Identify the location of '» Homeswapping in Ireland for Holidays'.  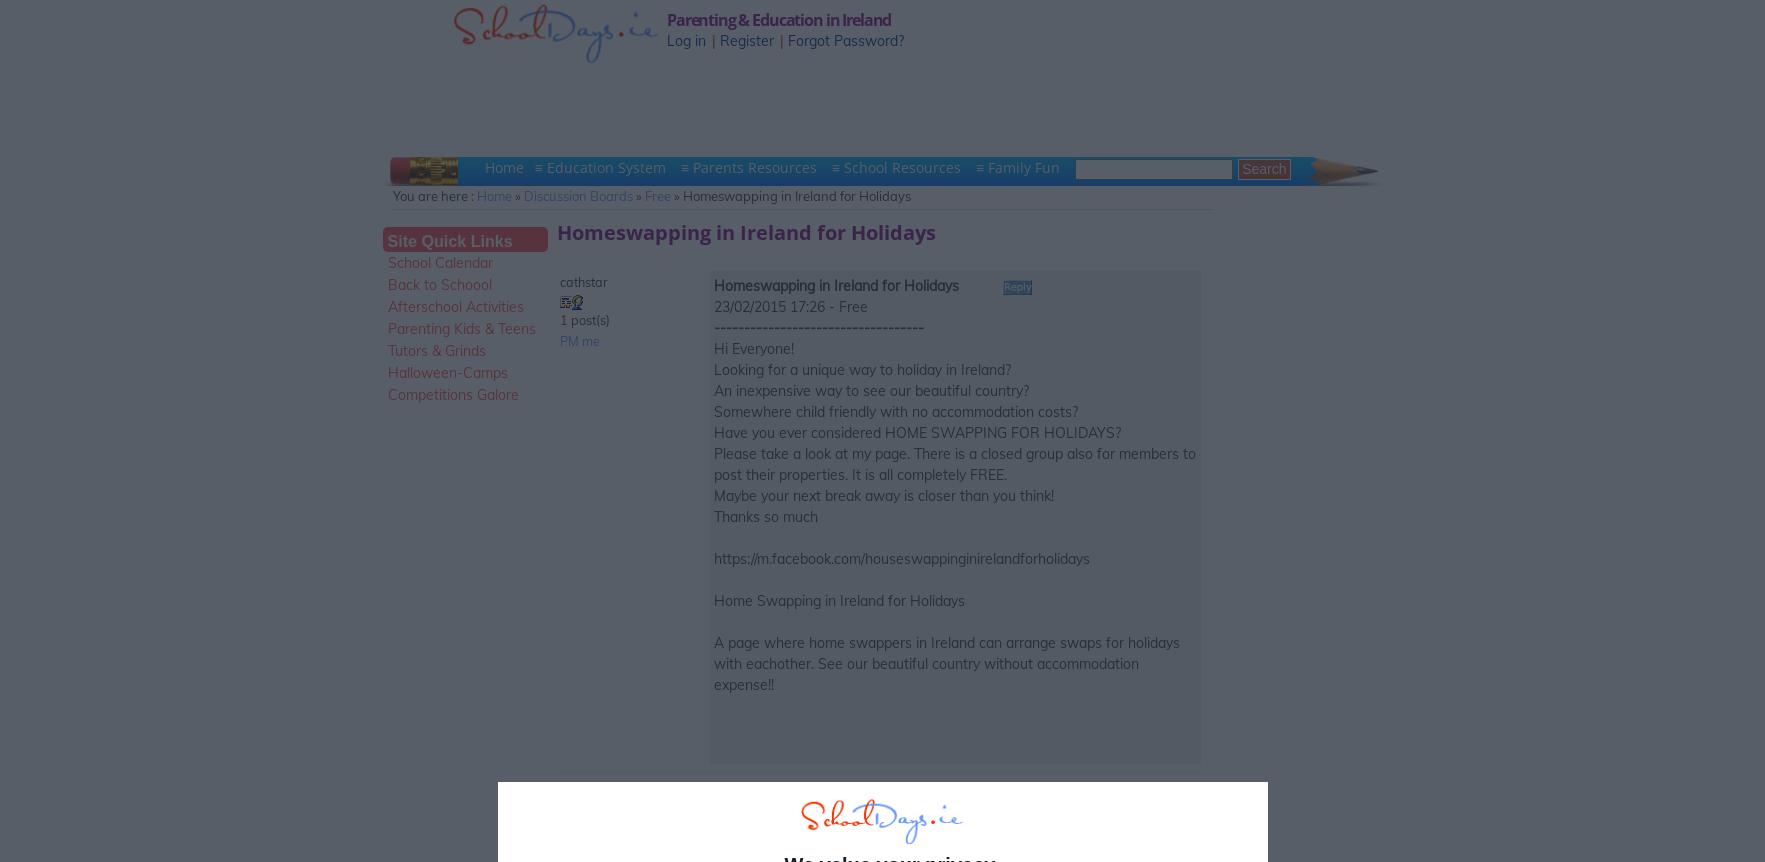
(789, 196).